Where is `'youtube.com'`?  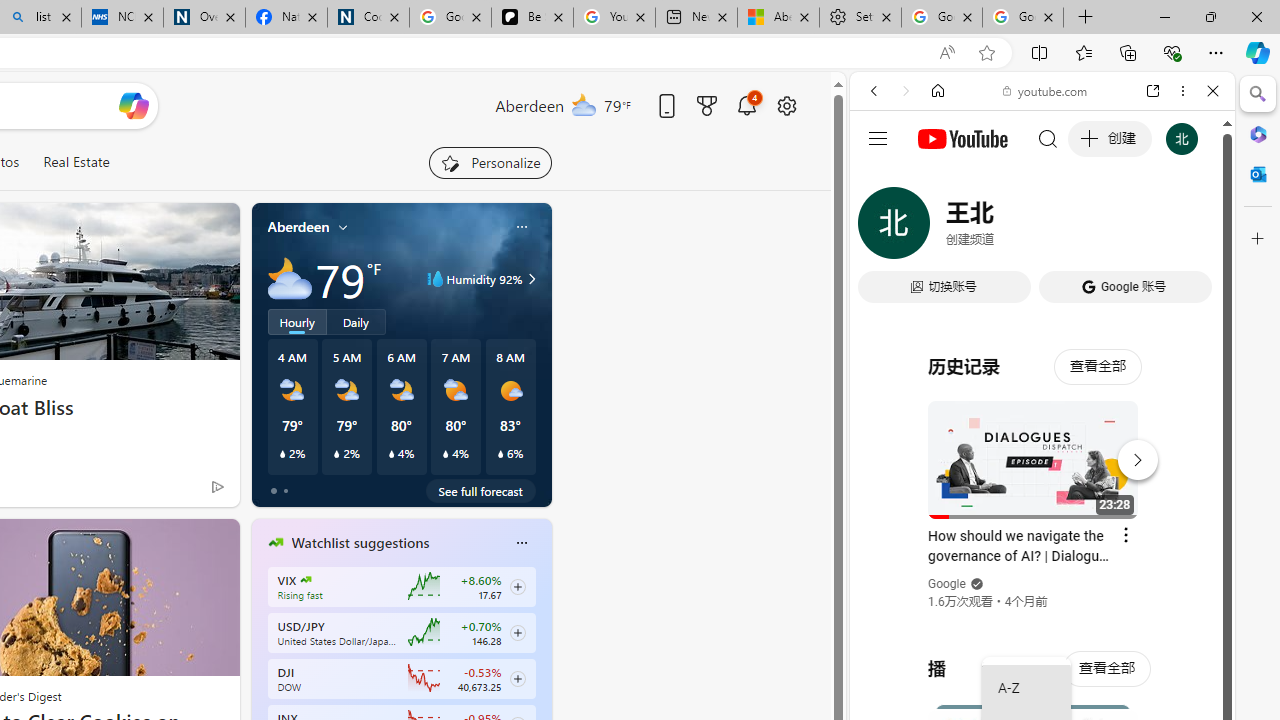
'youtube.com' is located at coordinates (1045, 91).